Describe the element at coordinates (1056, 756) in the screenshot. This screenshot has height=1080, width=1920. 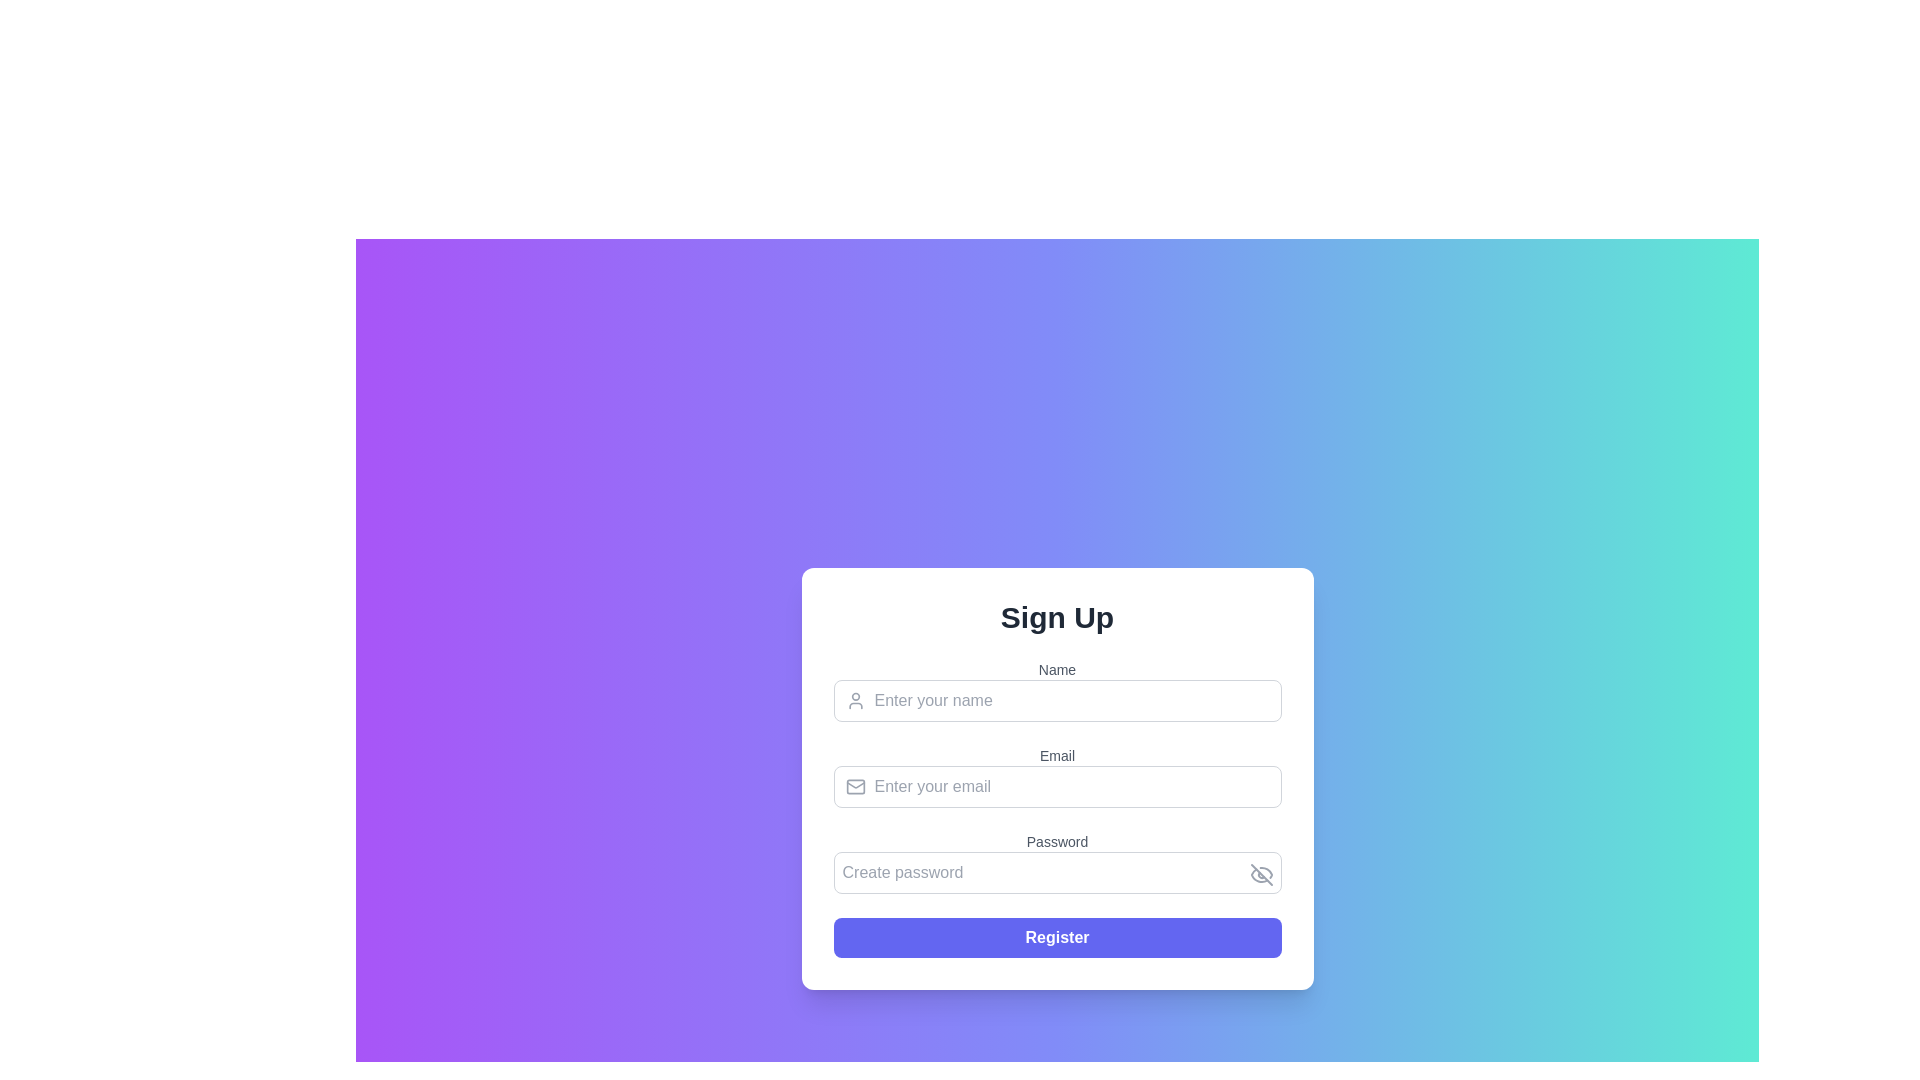
I see `the 'Email' text label element, which is displayed above the email input field in the form interface` at that location.